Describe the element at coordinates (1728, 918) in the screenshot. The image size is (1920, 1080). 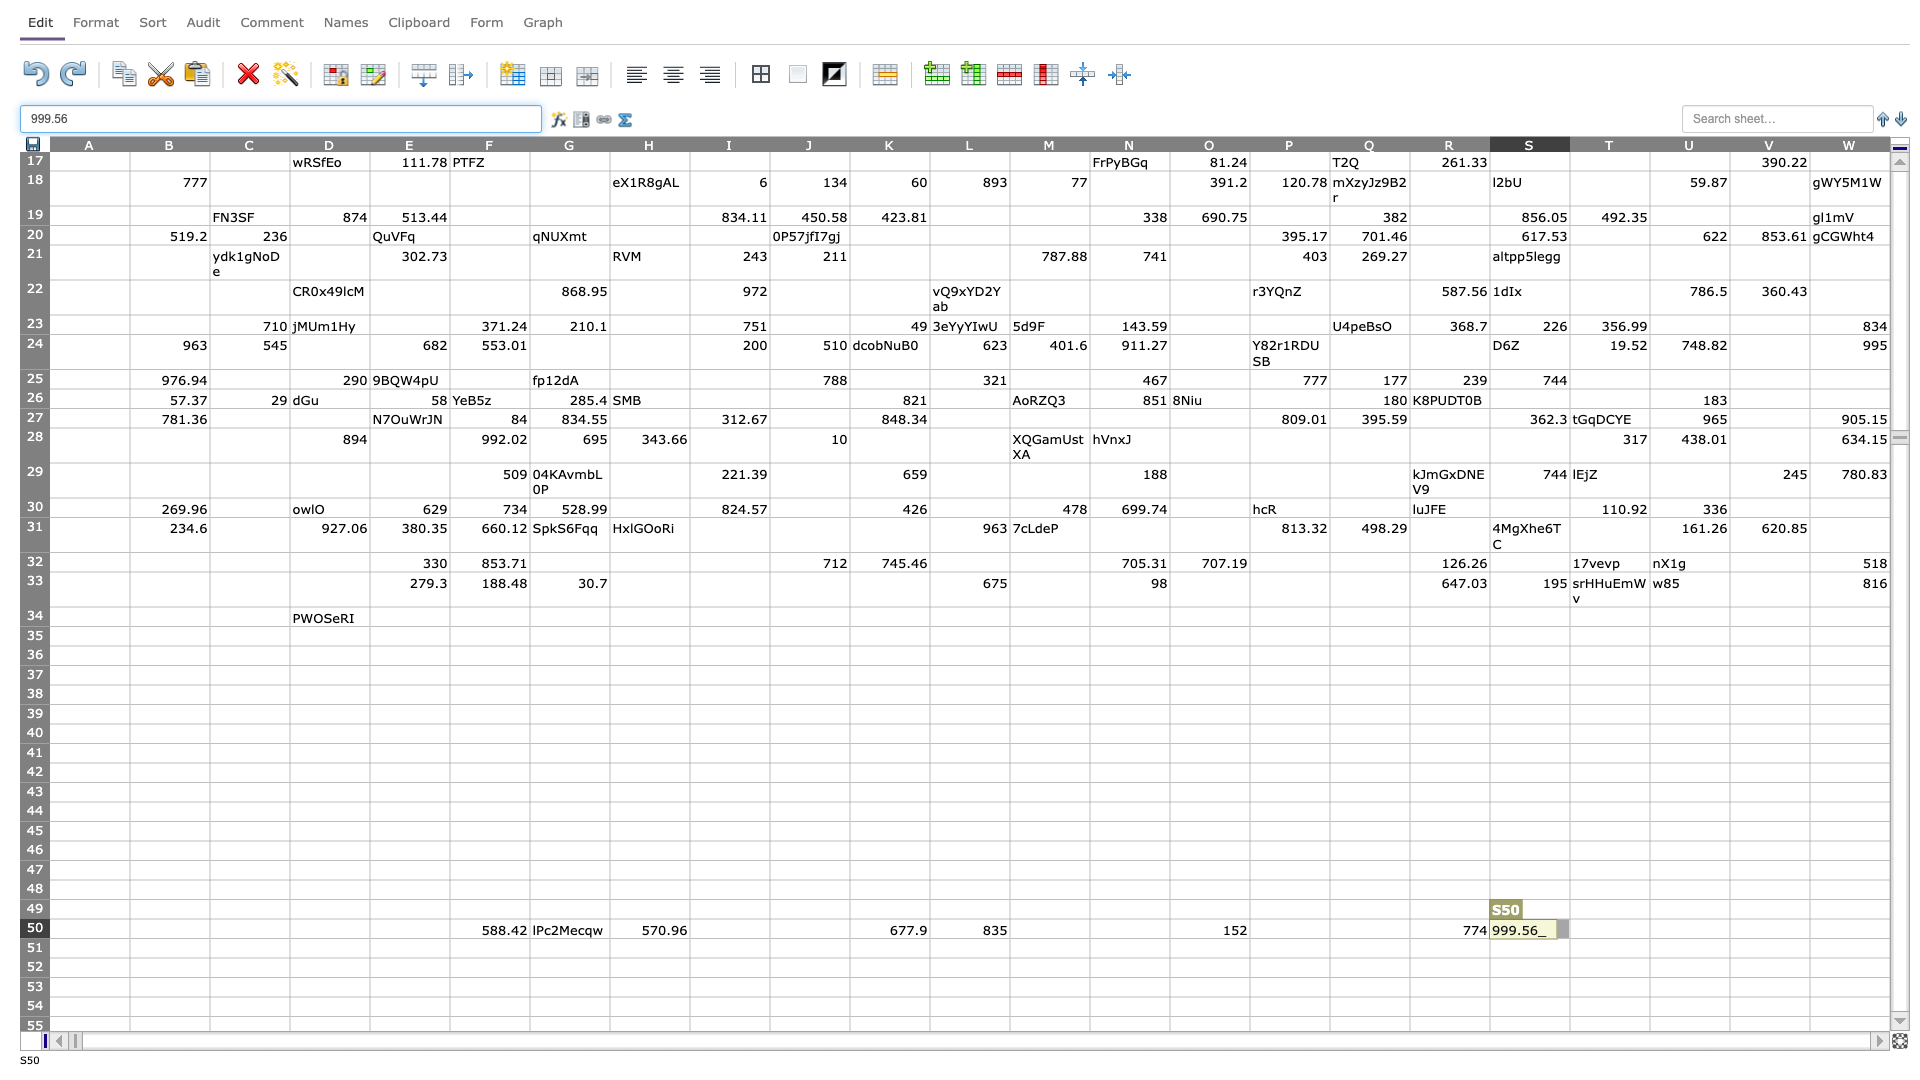
I see `Top left of cell V50` at that location.